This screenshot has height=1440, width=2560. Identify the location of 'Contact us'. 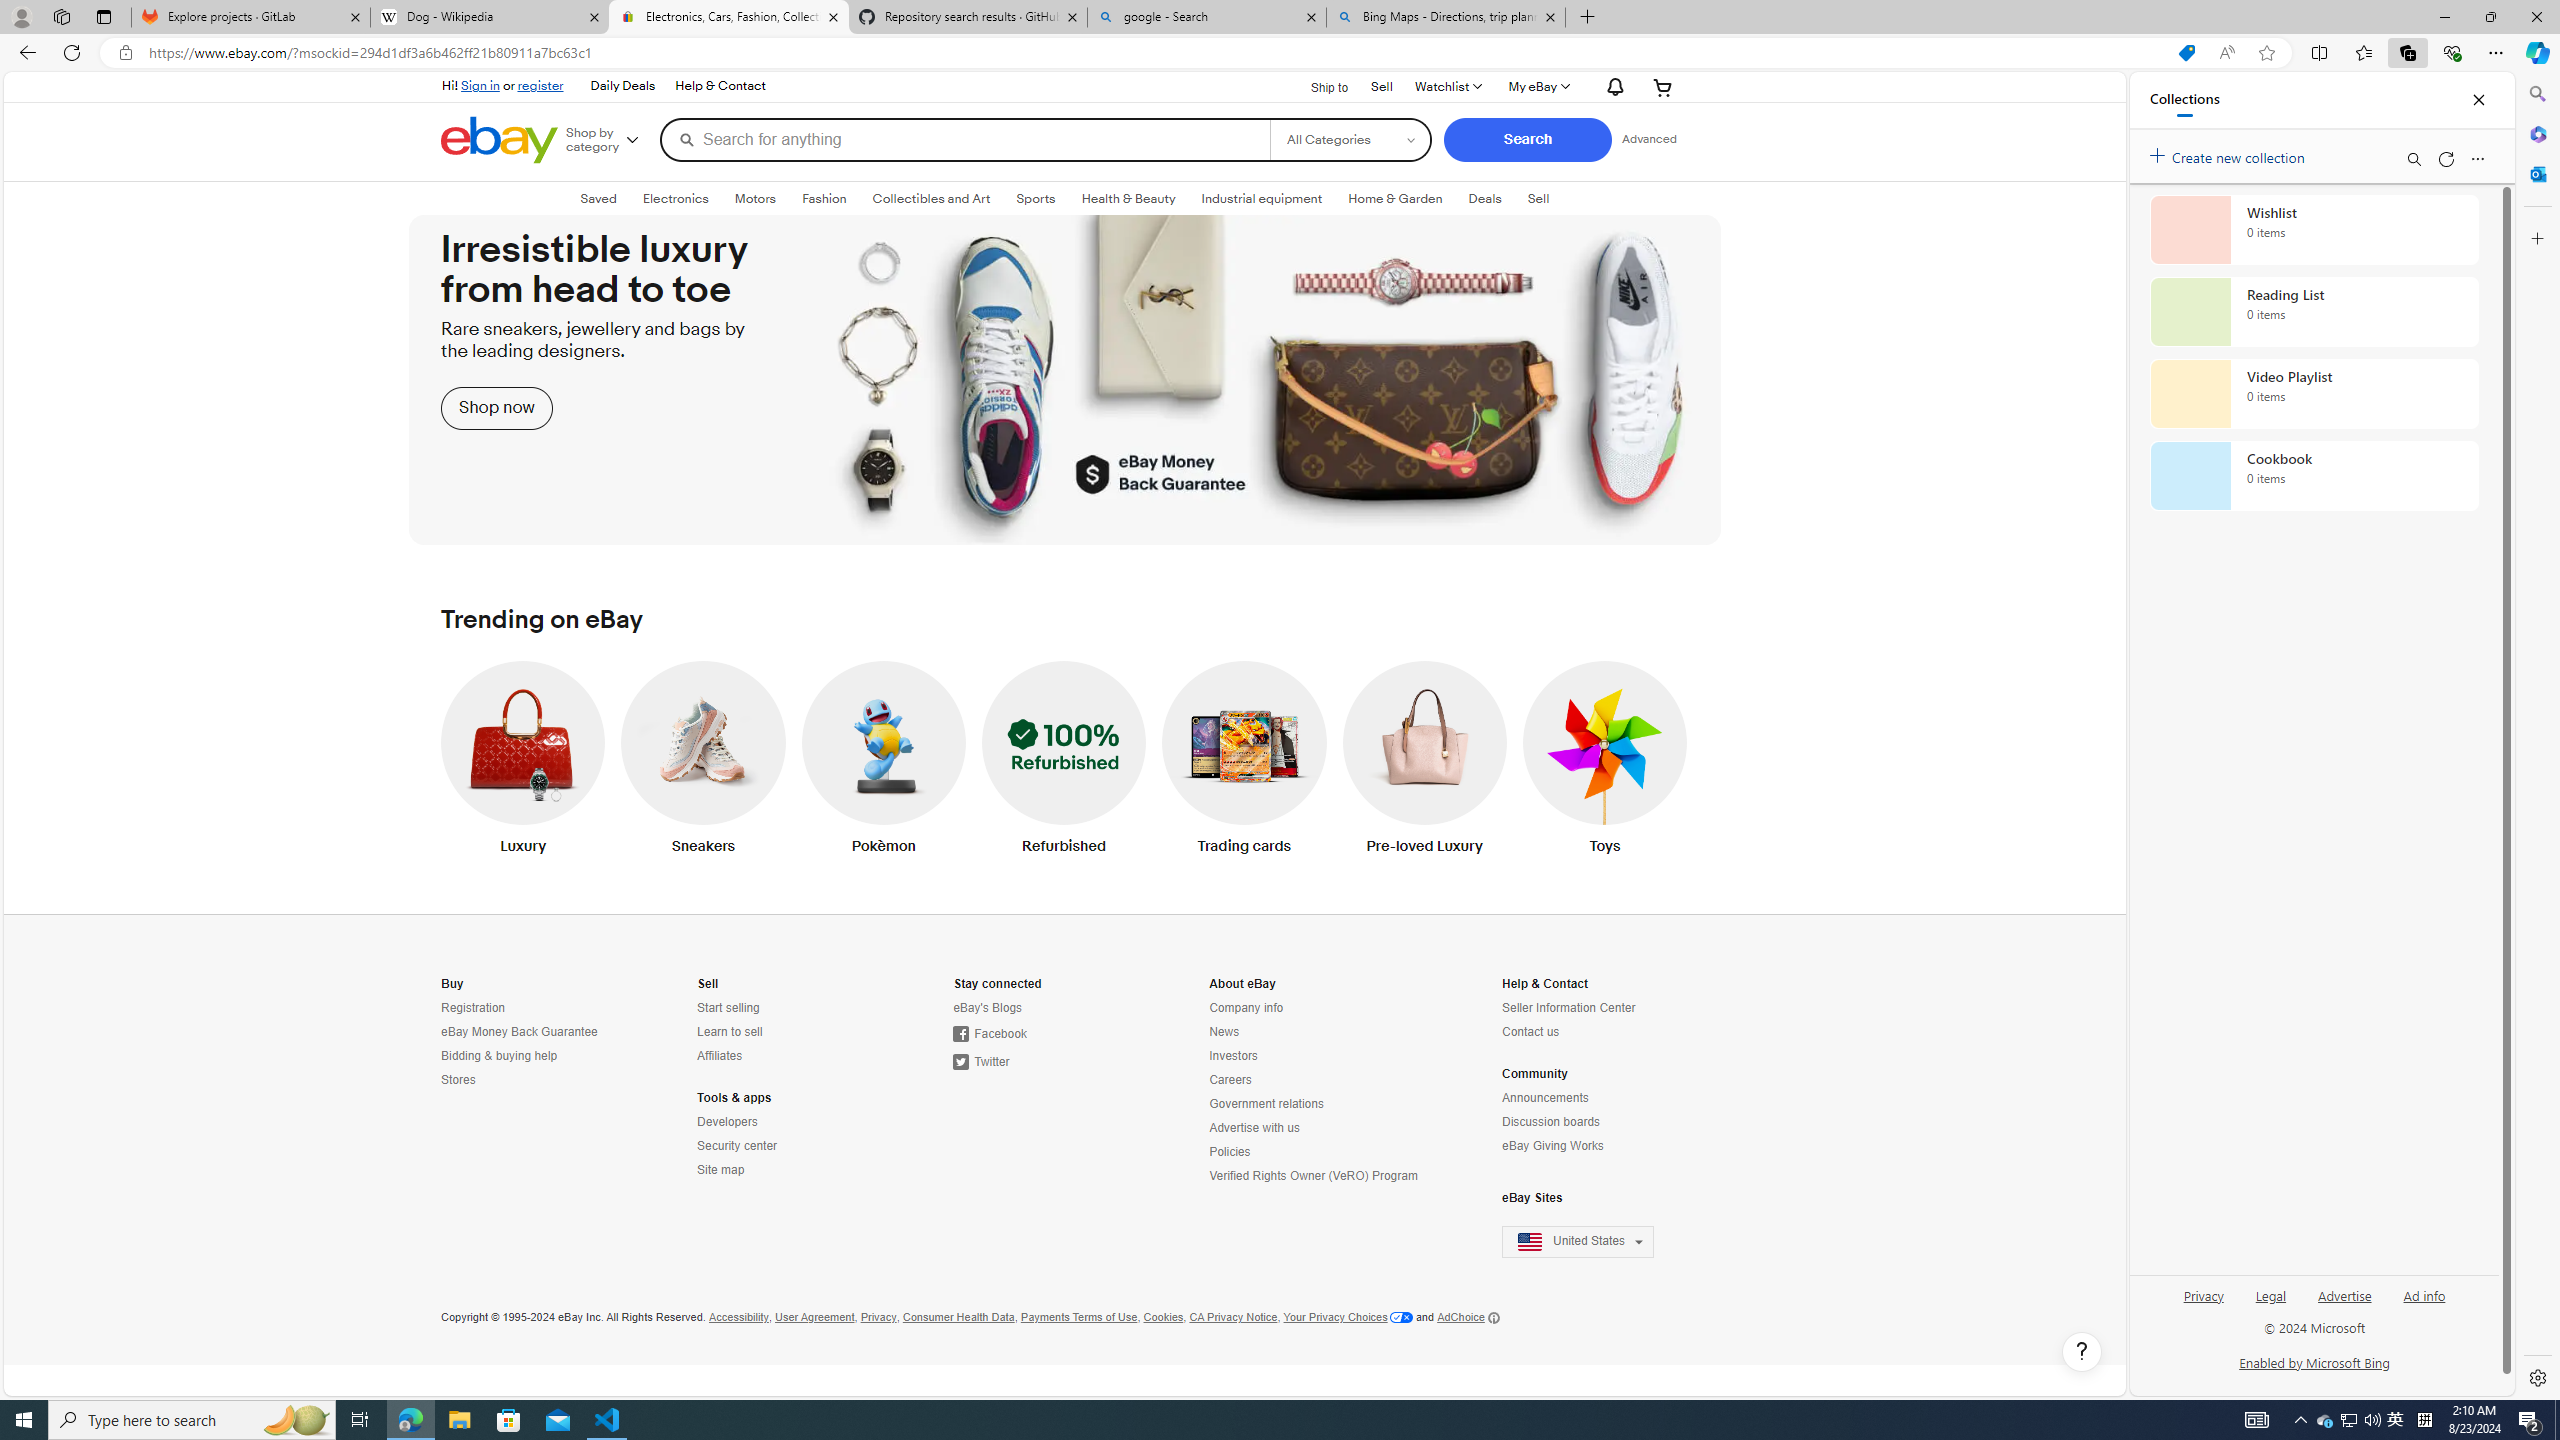
(1590, 1031).